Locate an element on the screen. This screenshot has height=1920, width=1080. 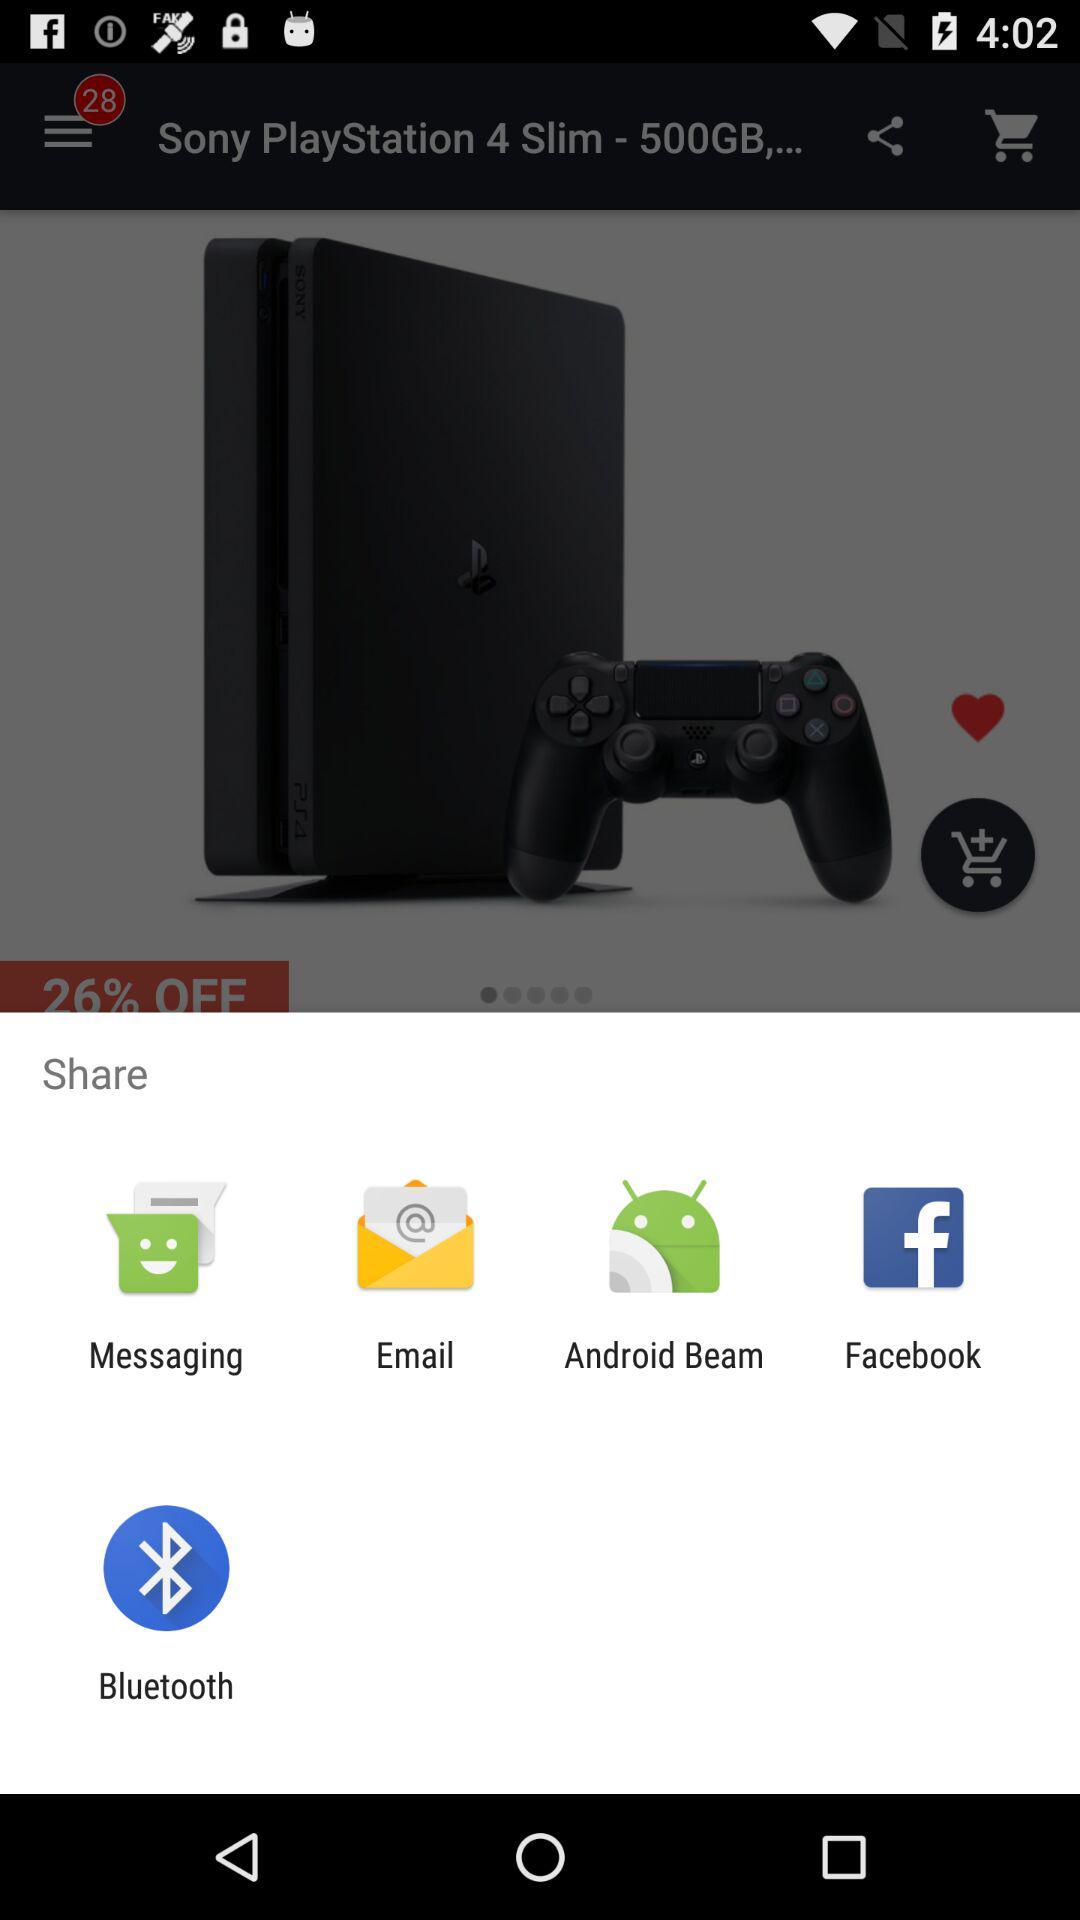
the bluetooth icon is located at coordinates (165, 1705).